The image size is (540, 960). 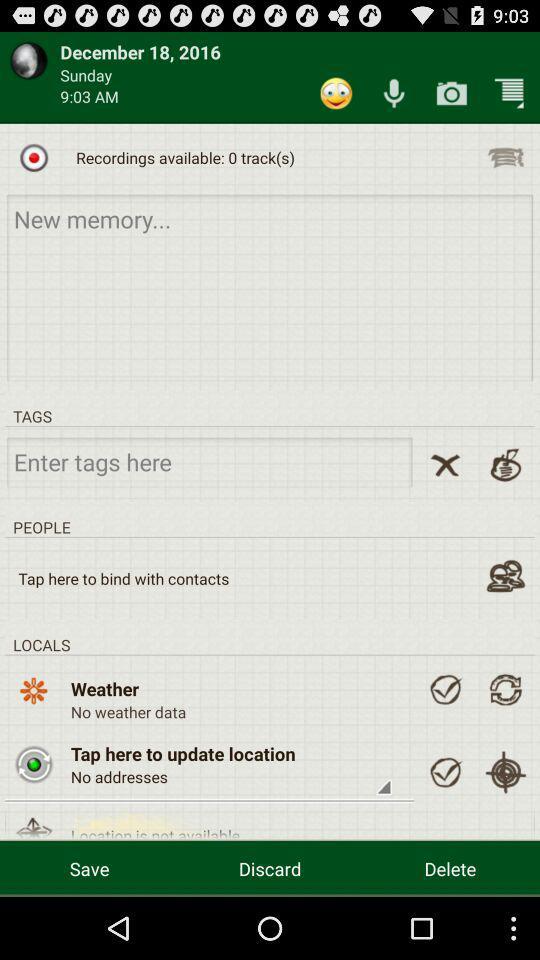 What do you see at coordinates (445, 465) in the screenshot?
I see `close` at bounding box center [445, 465].